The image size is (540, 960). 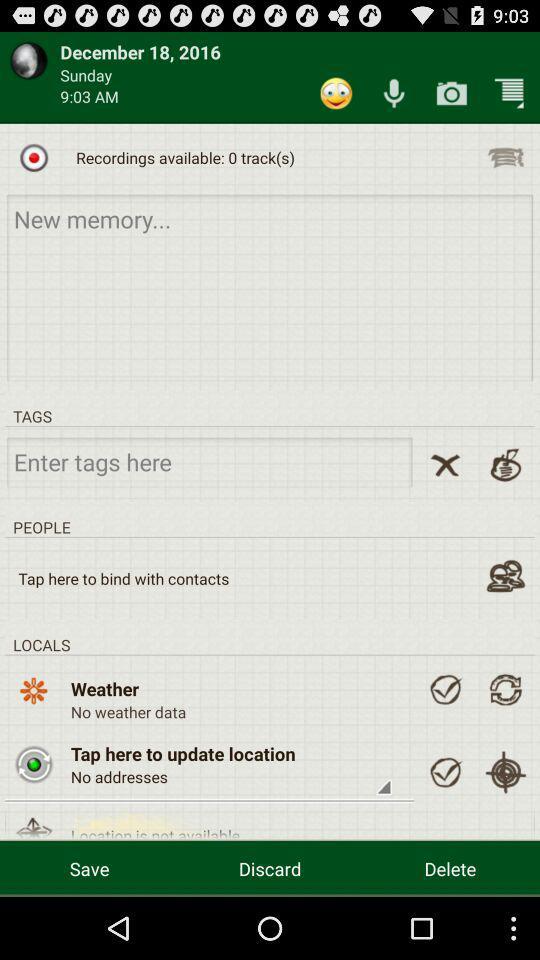 What do you see at coordinates (445, 465) in the screenshot?
I see `close` at bounding box center [445, 465].